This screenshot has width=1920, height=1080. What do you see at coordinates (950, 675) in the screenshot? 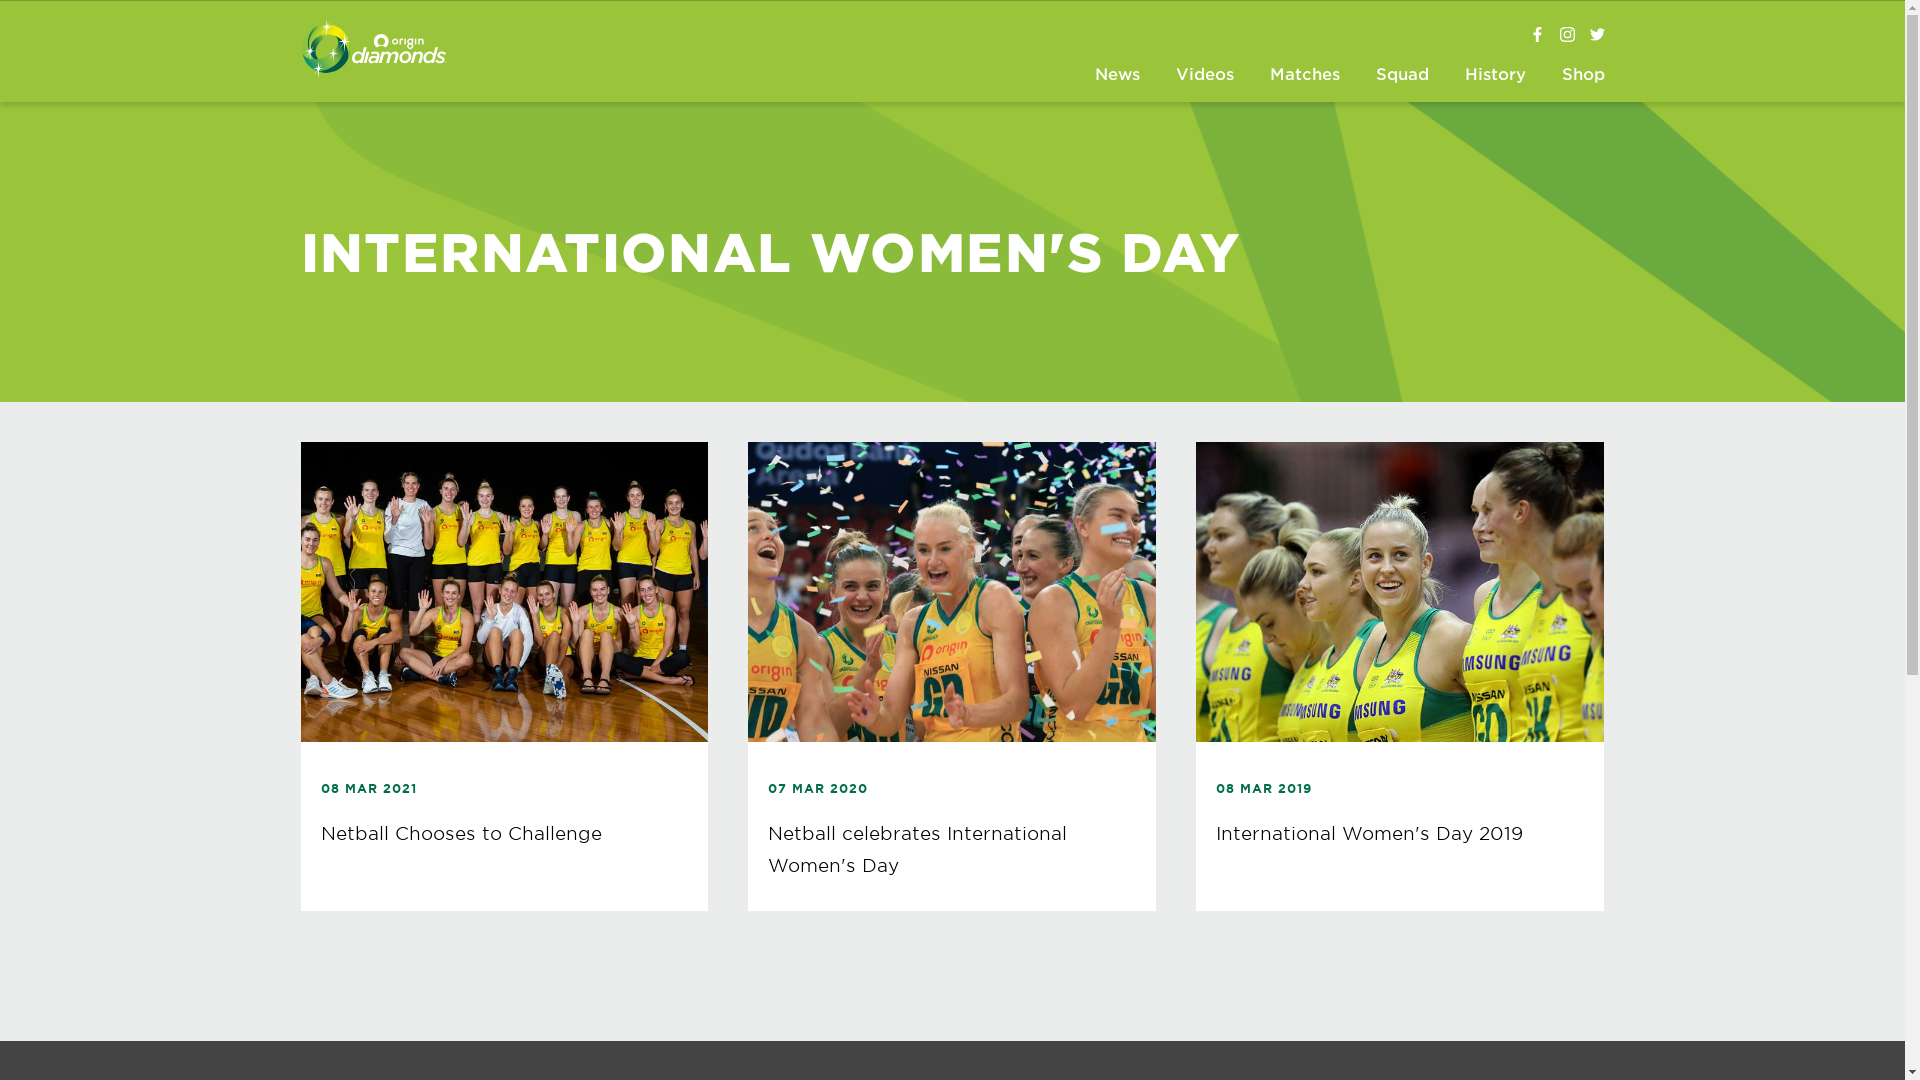
I see `'07 MAR 2020` at bounding box center [950, 675].